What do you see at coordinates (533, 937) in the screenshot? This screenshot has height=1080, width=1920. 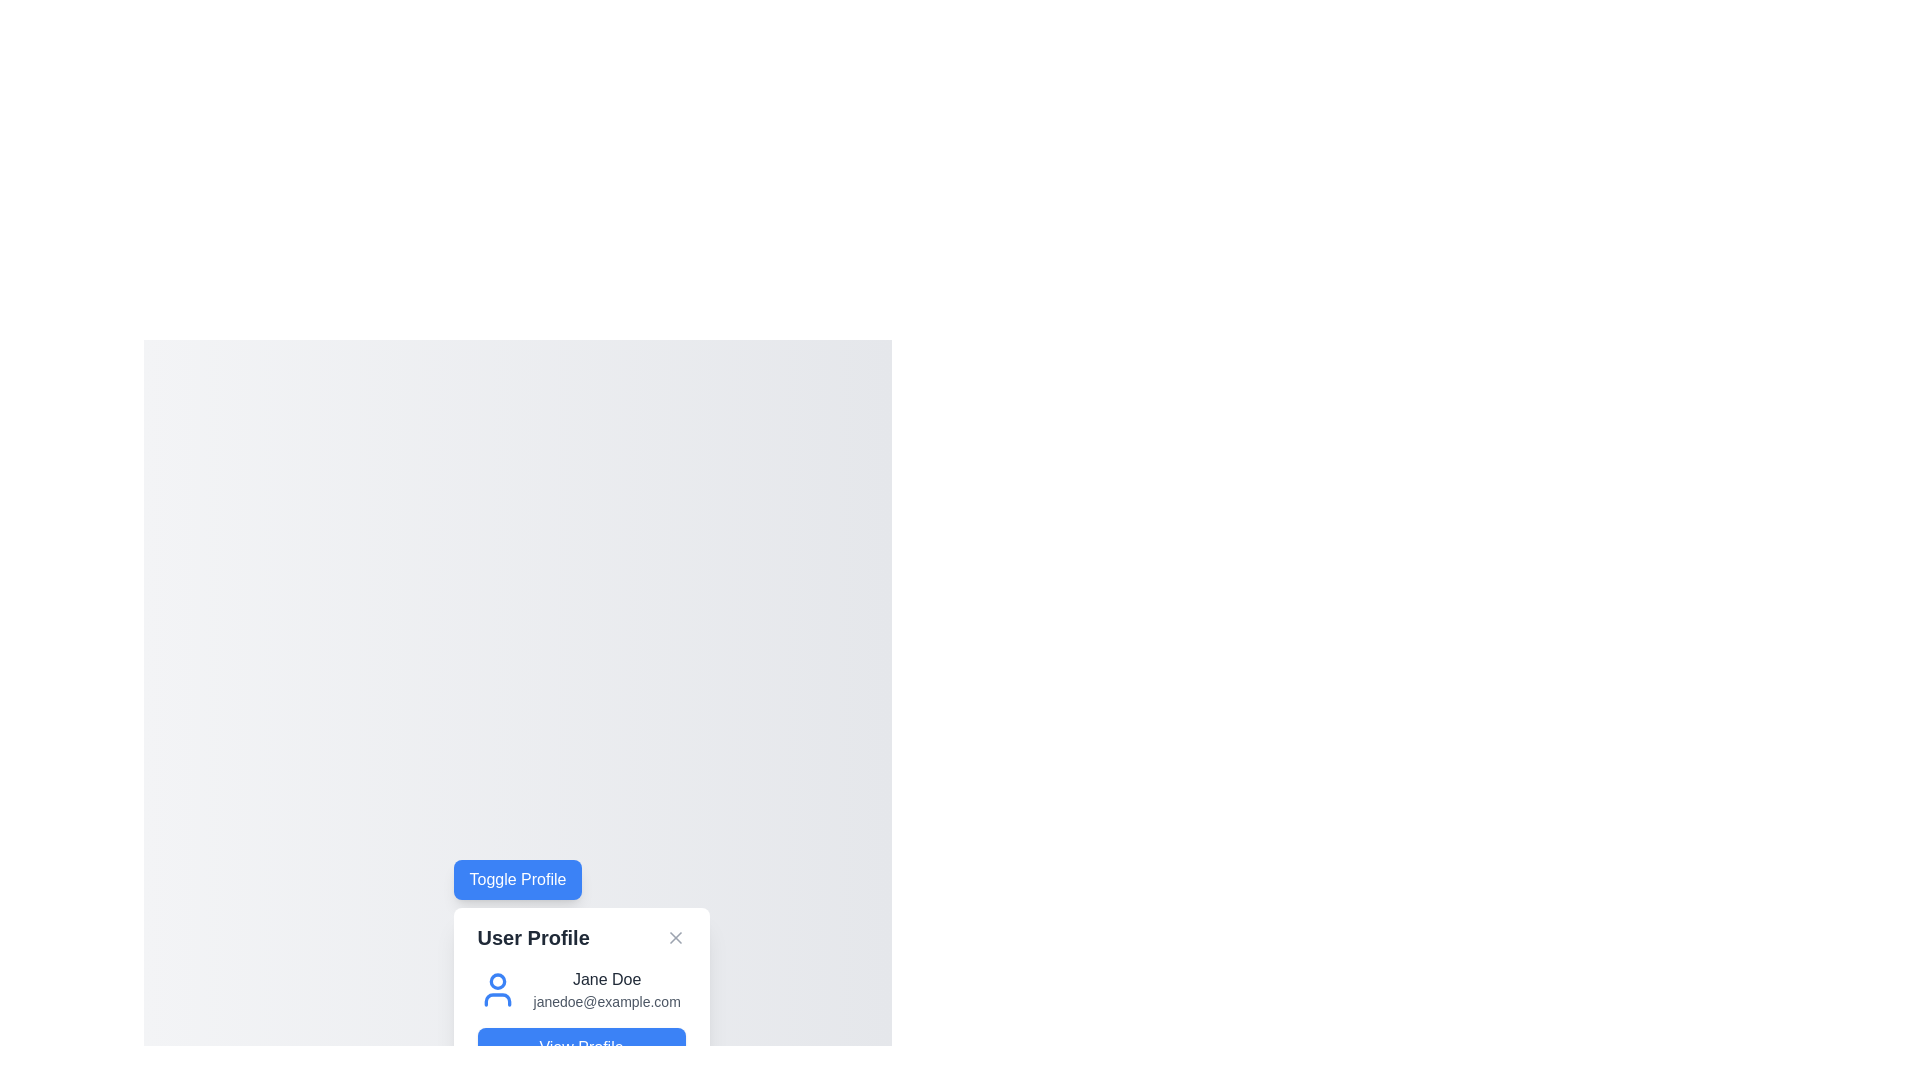 I see `the user profile information label, which serves as the heading for this section of the interface` at bounding box center [533, 937].